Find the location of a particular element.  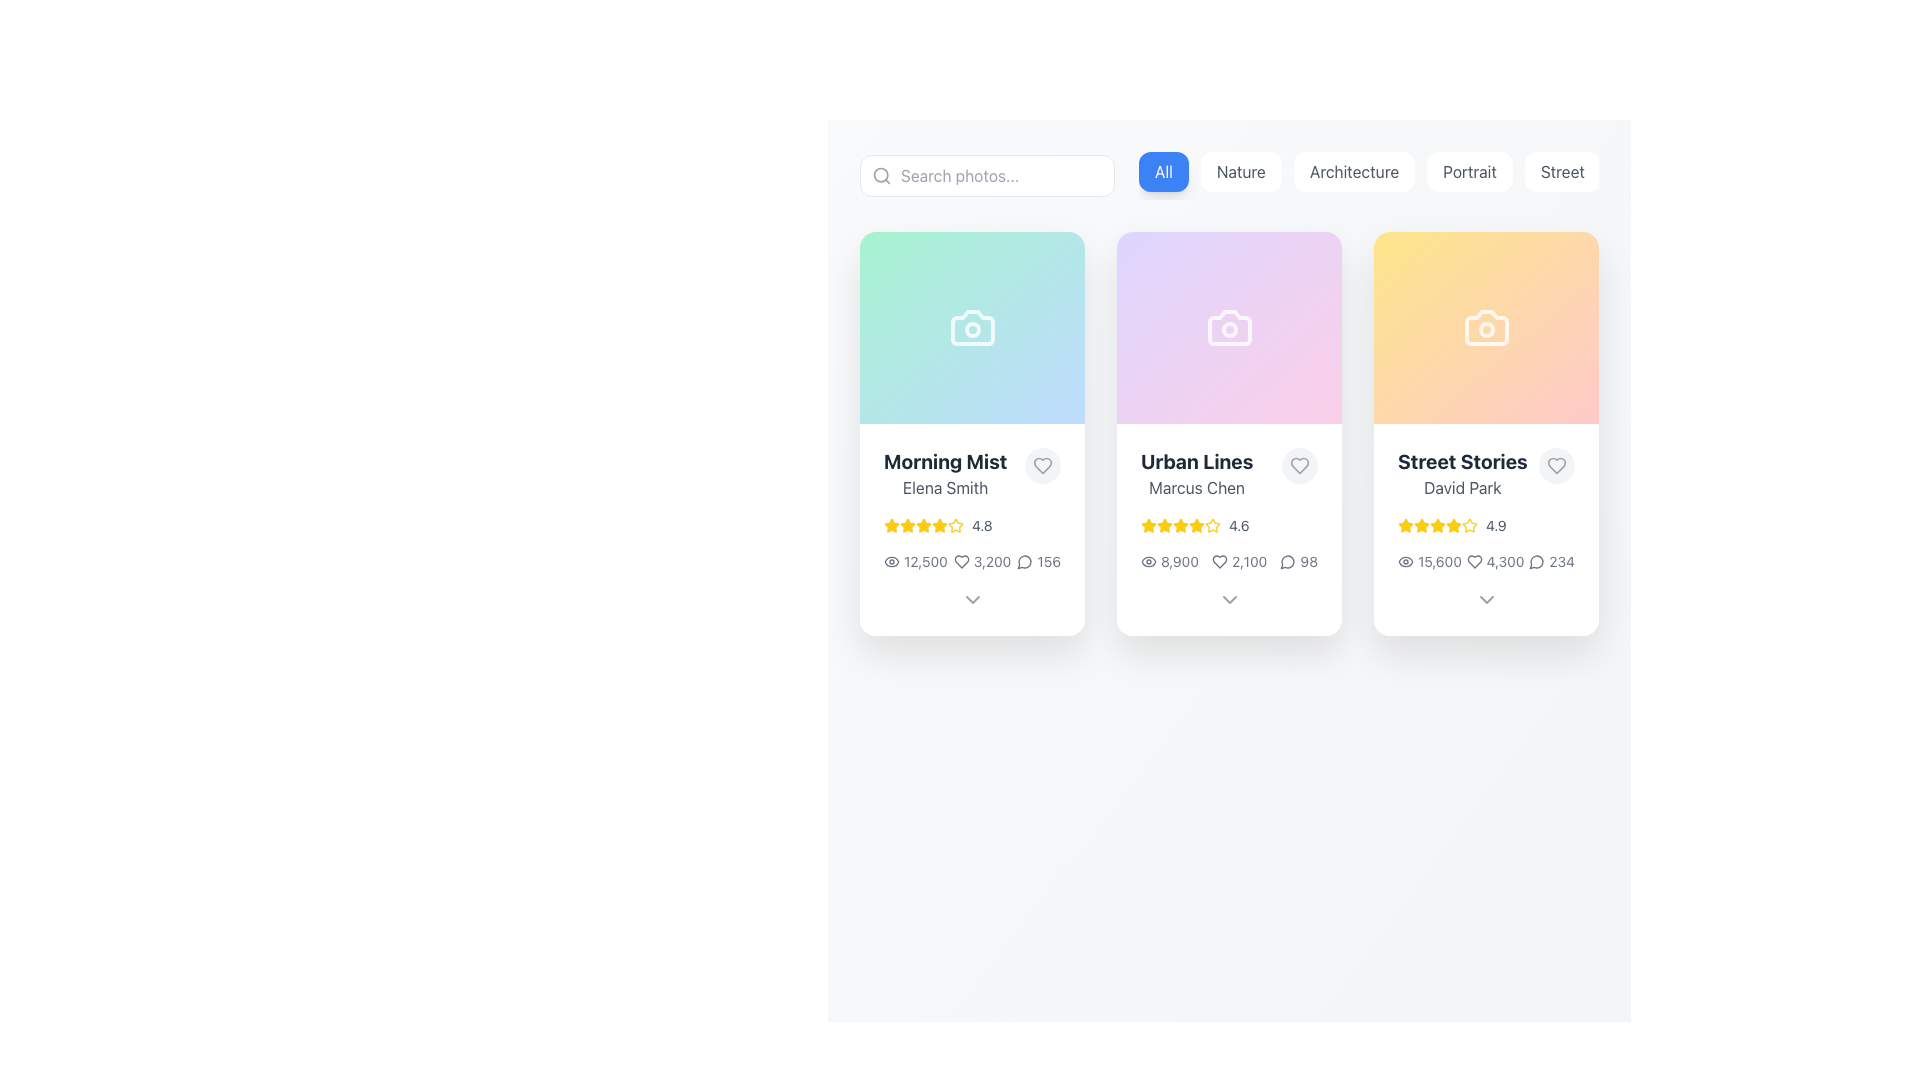

the first star-shaped icon with a yellow fill in the rating system for 'Morning Mist', located below the title and to the left of its numerical rating '4.8' is located at coordinates (891, 524).